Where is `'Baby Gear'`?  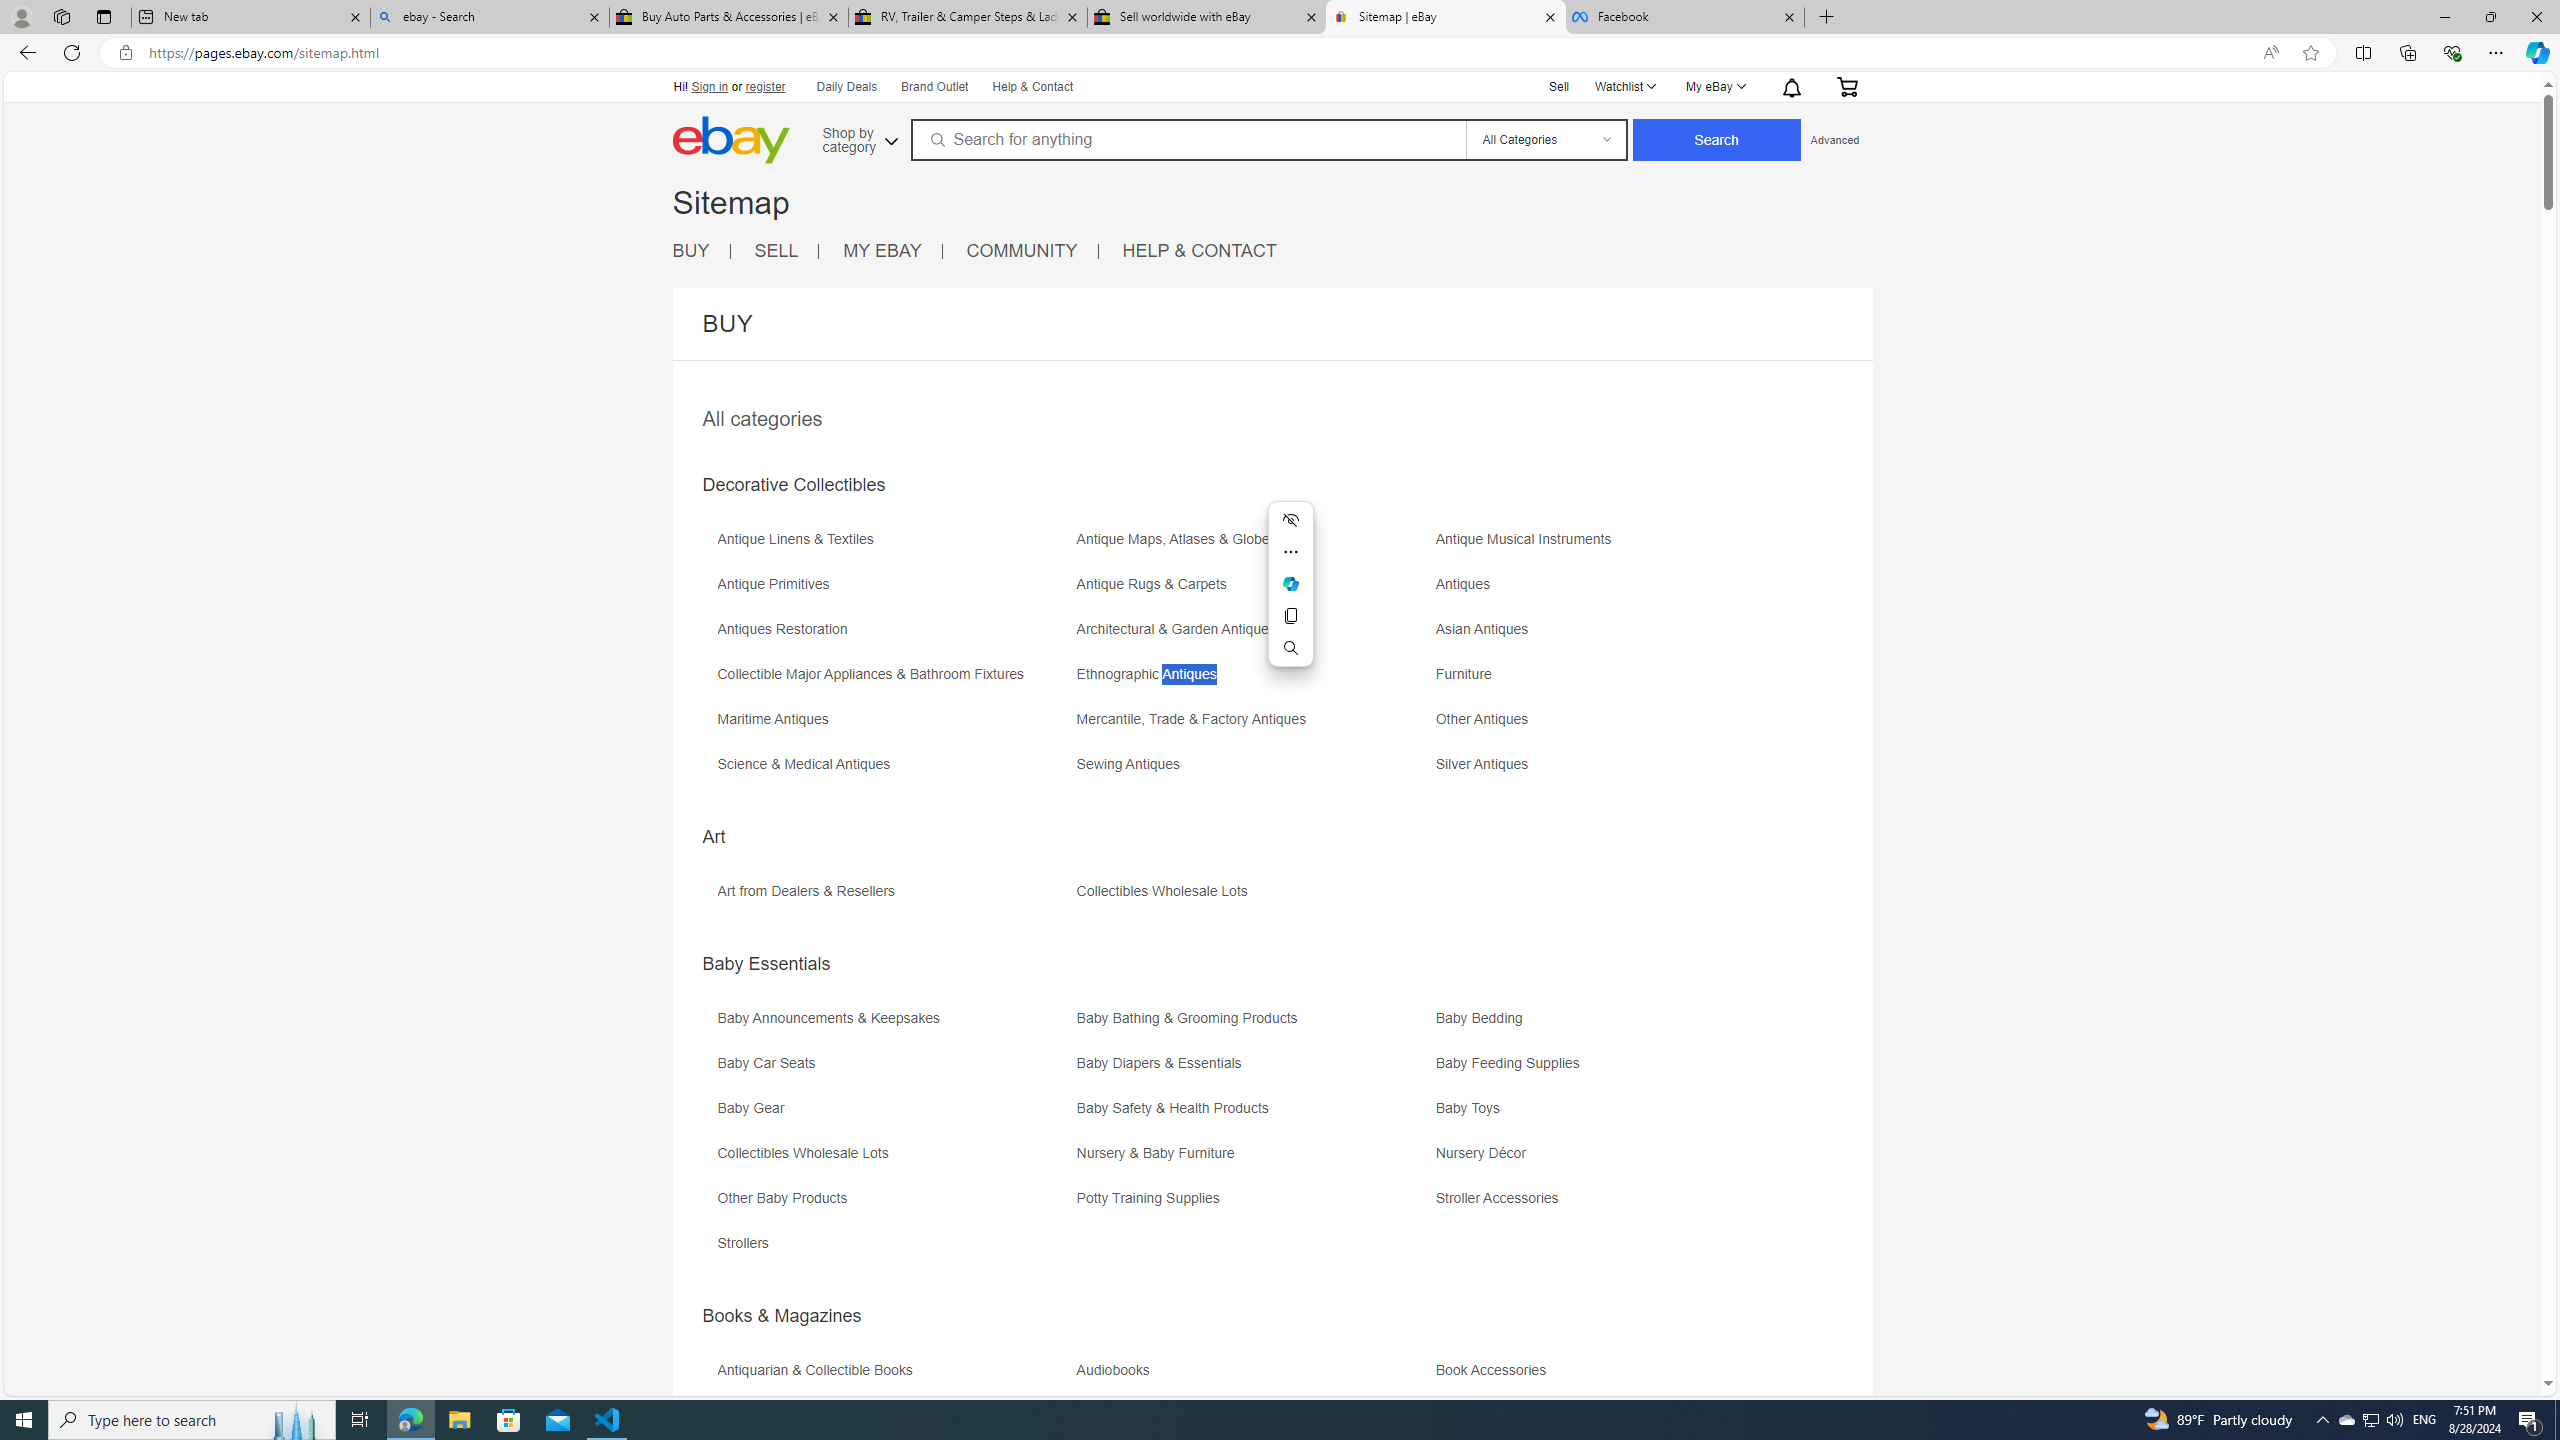
'Baby Gear' is located at coordinates (755, 1107).